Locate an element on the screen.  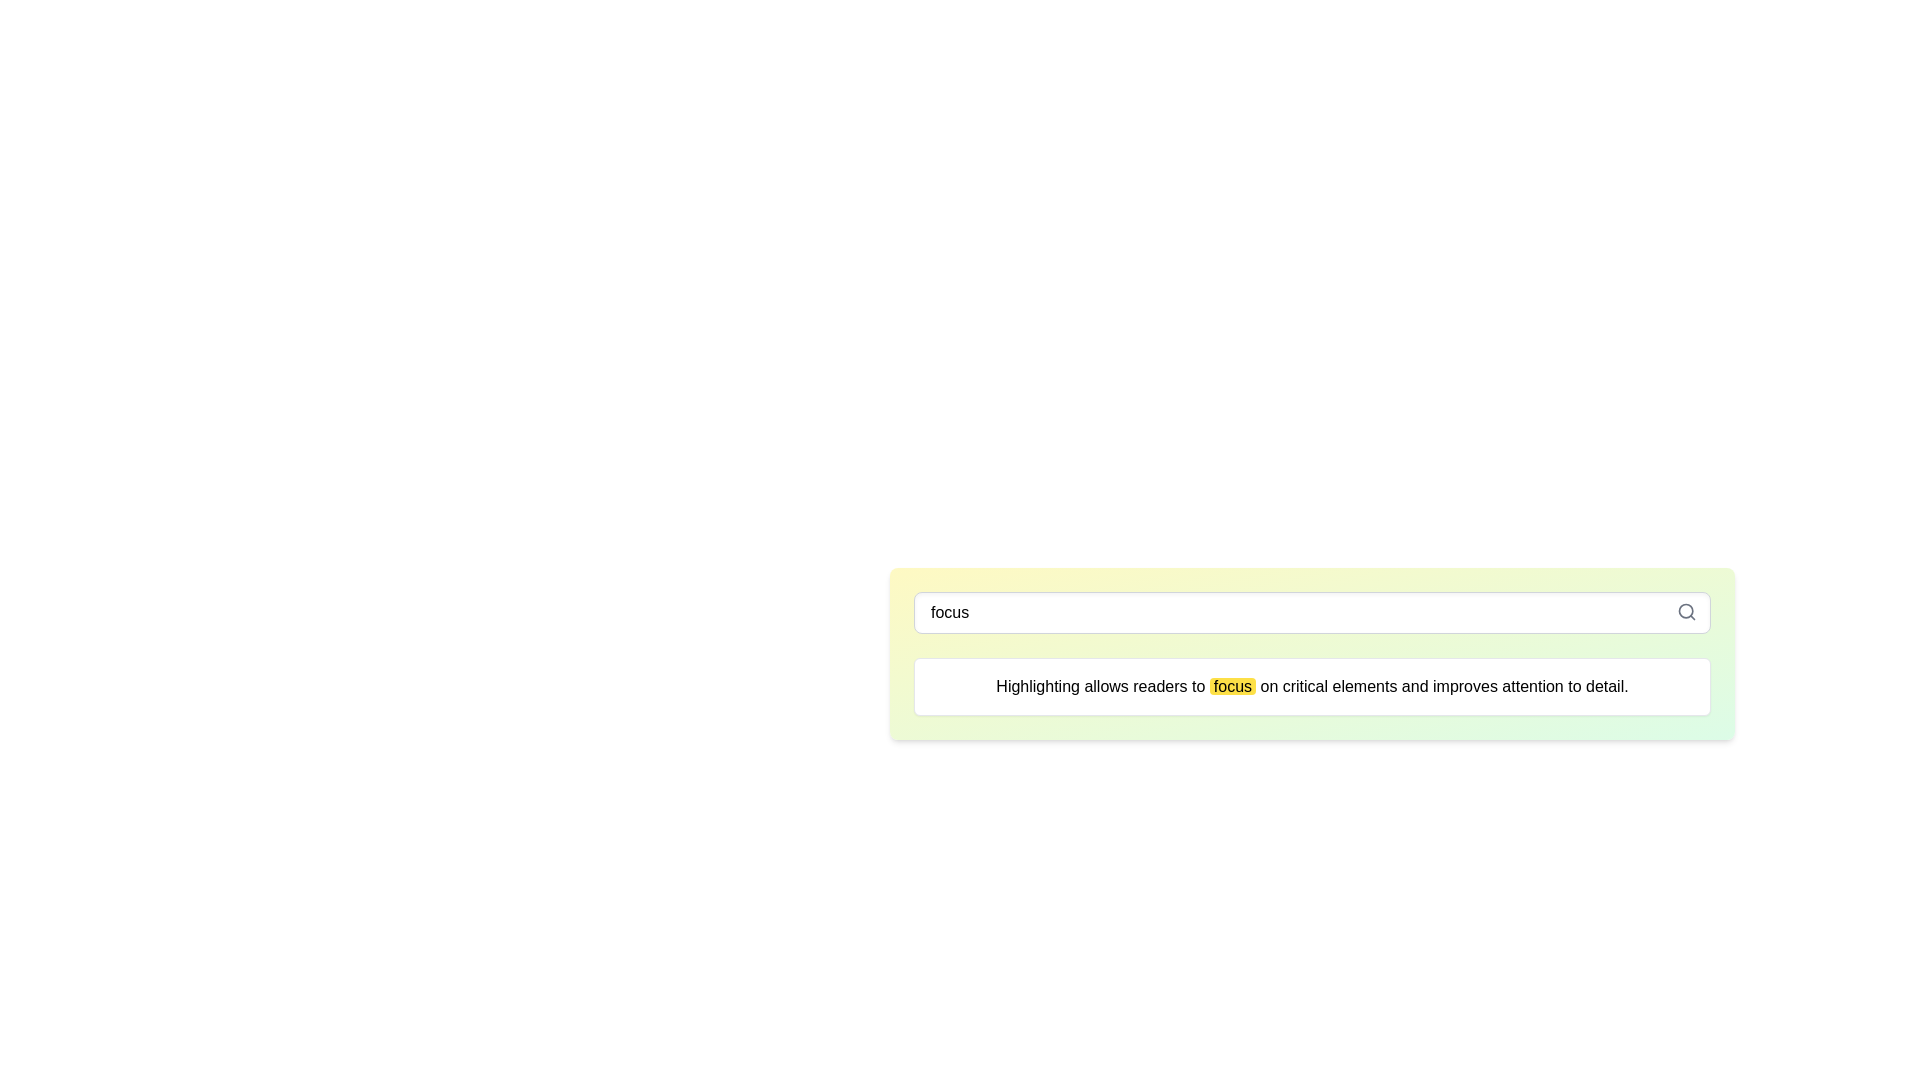
the highlighted word 'focus' within the sentence, which is emphasized by a yellow box, to draw attention to its importance is located at coordinates (1231, 685).